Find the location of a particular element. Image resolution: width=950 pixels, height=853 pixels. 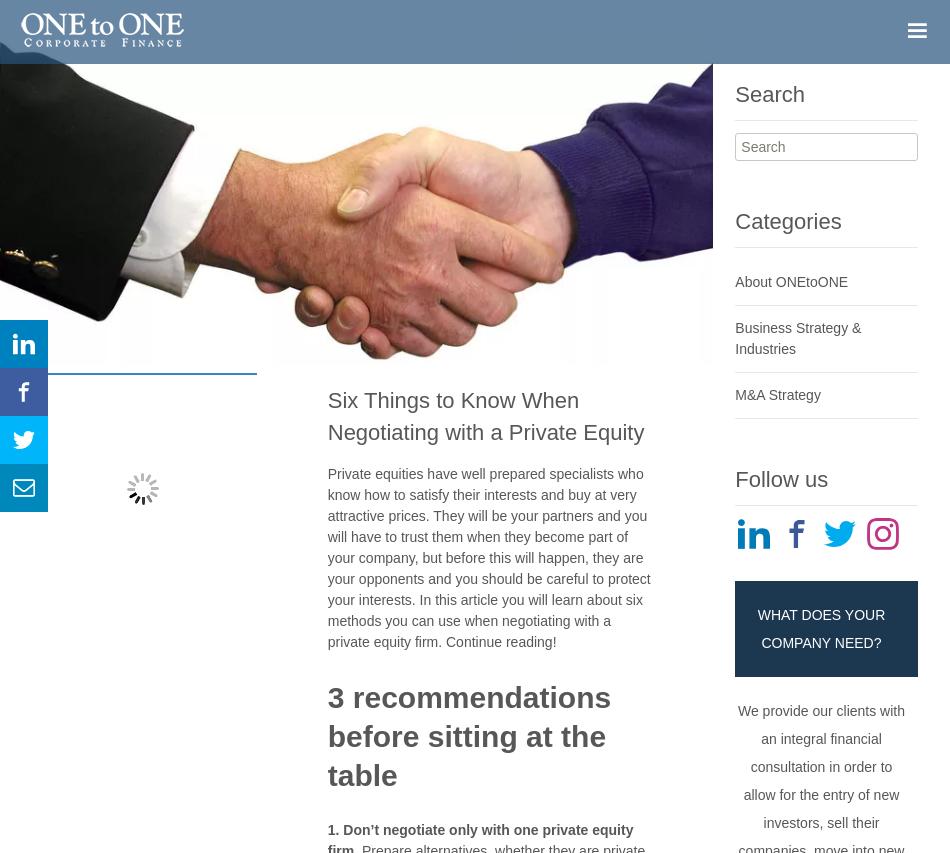

'WHAT DOES YOUR COMPANY NEED?' is located at coordinates (819, 629).